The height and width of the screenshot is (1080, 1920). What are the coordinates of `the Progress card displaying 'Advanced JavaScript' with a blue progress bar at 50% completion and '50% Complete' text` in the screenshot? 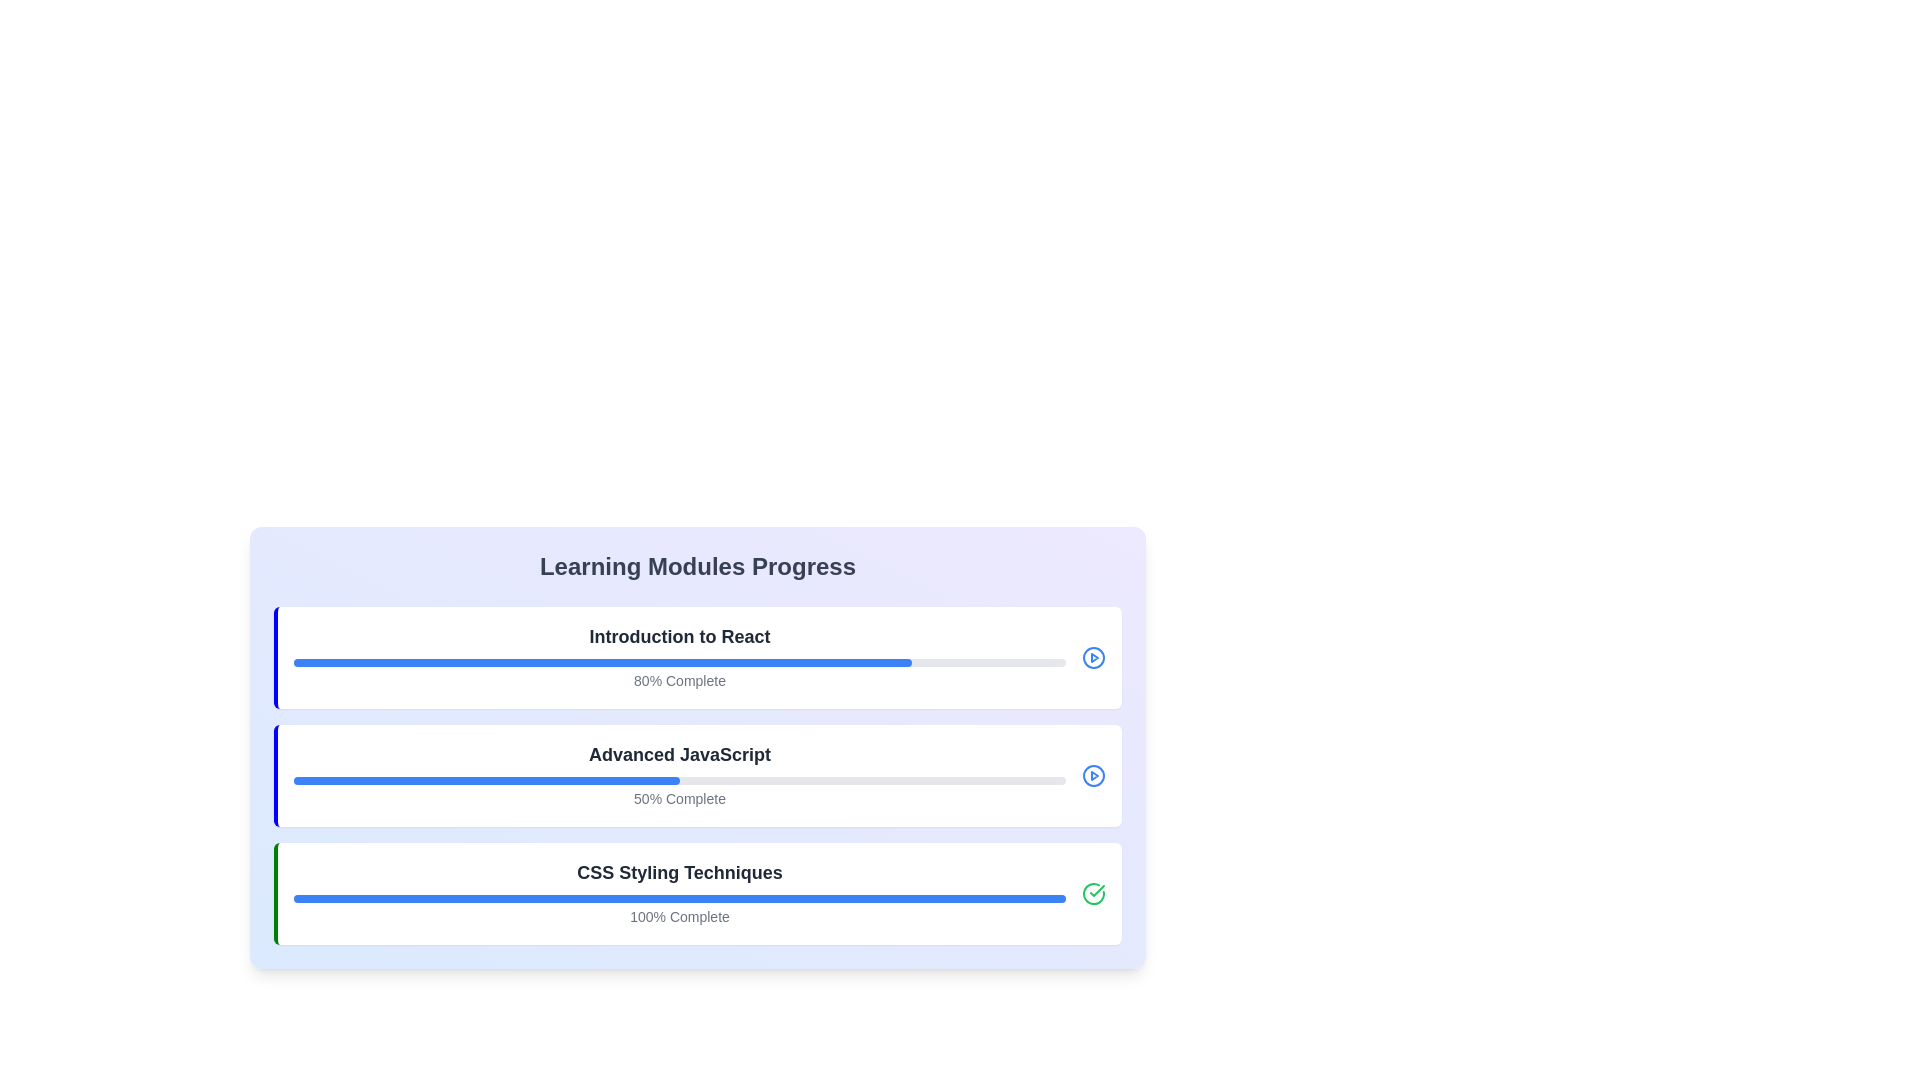 It's located at (697, 774).